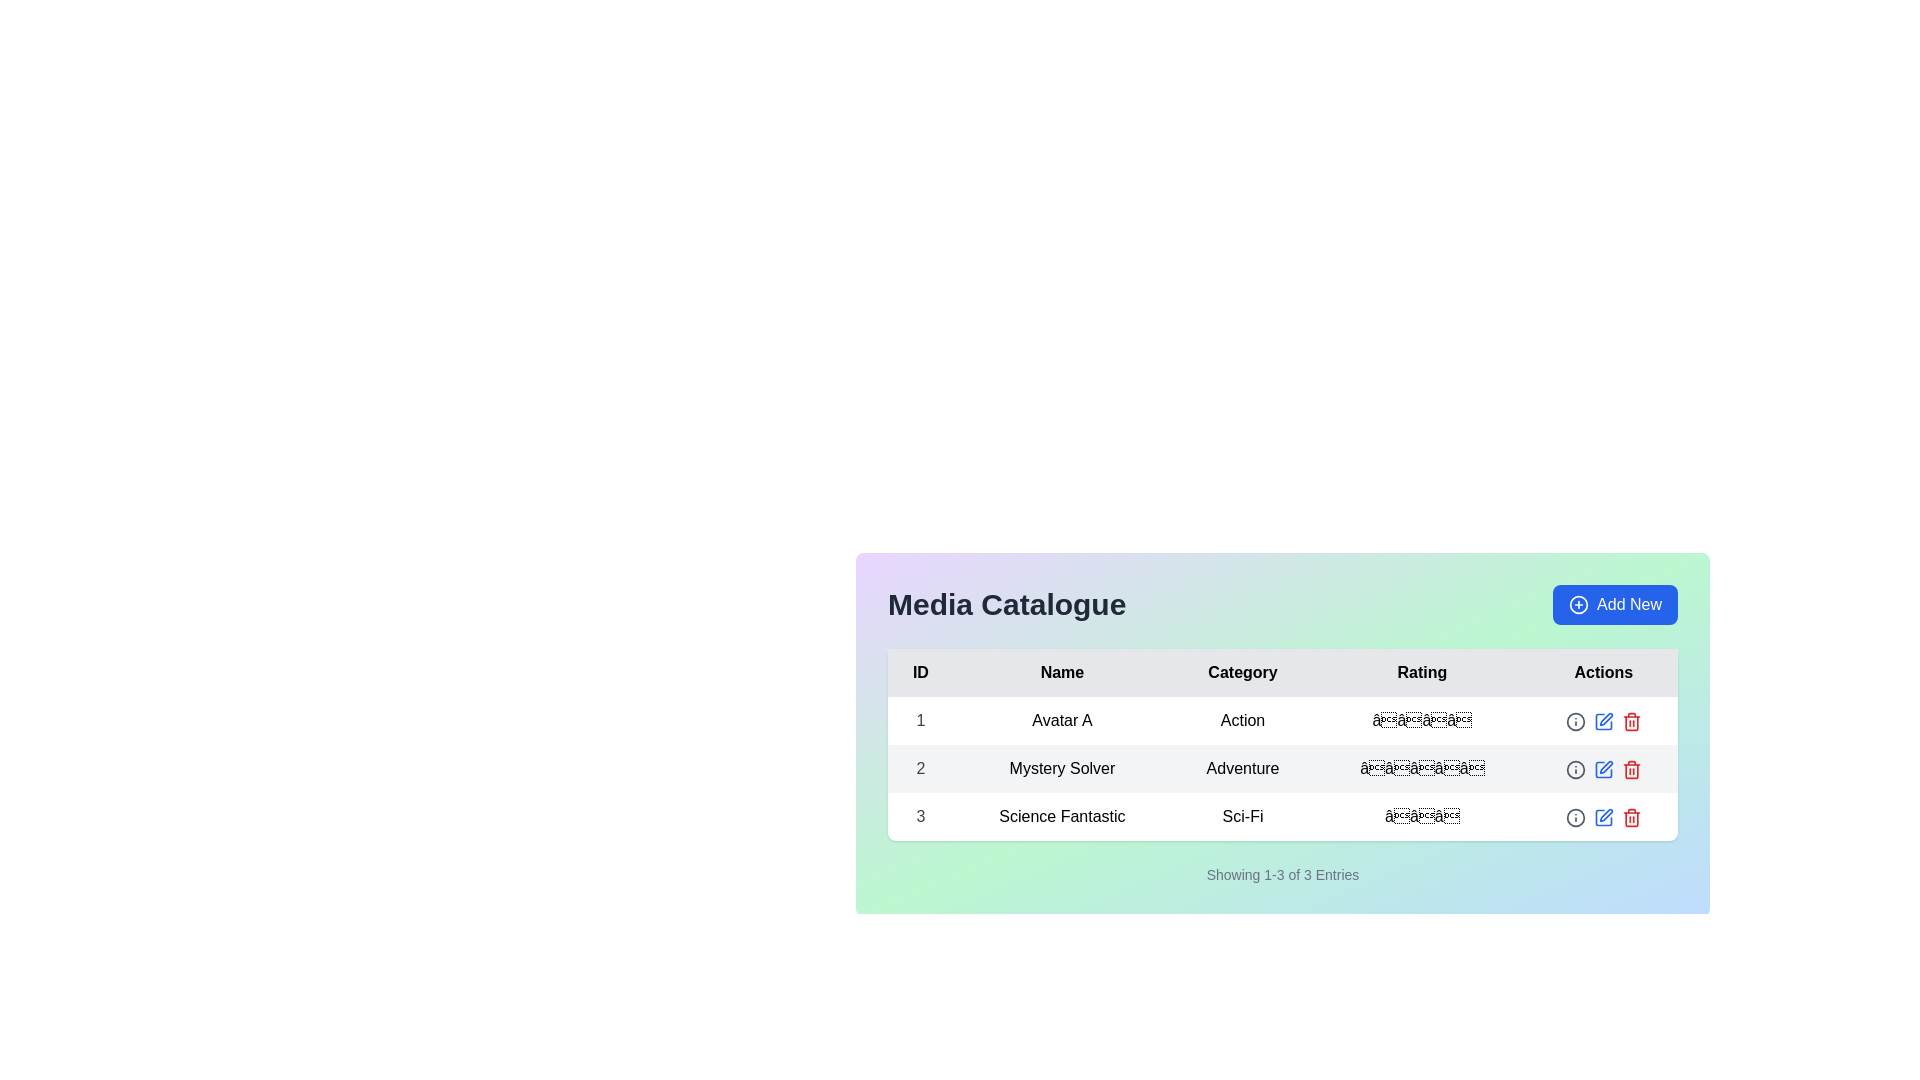 This screenshot has height=1080, width=1920. What do you see at coordinates (1603, 721) in the screenshot?
I see `the edit icon button in the actions section of the table row for 'Mystery Solver' in the 'Media Catalogue' interface` at bounding box center [1603, 721].